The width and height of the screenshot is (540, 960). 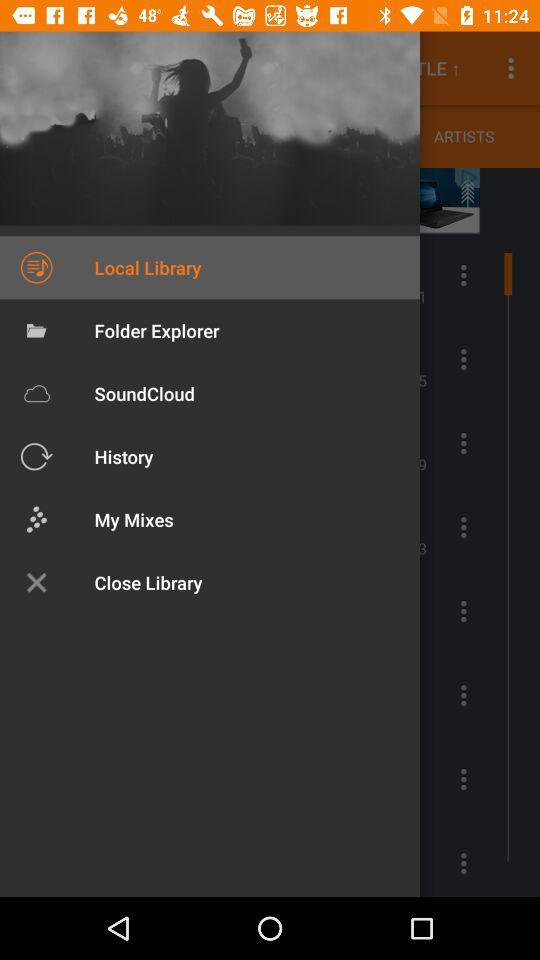 What do you see at coordinates (463, 778) in the screenshot?
I see `the more icon` at bounding box center [463, 778].